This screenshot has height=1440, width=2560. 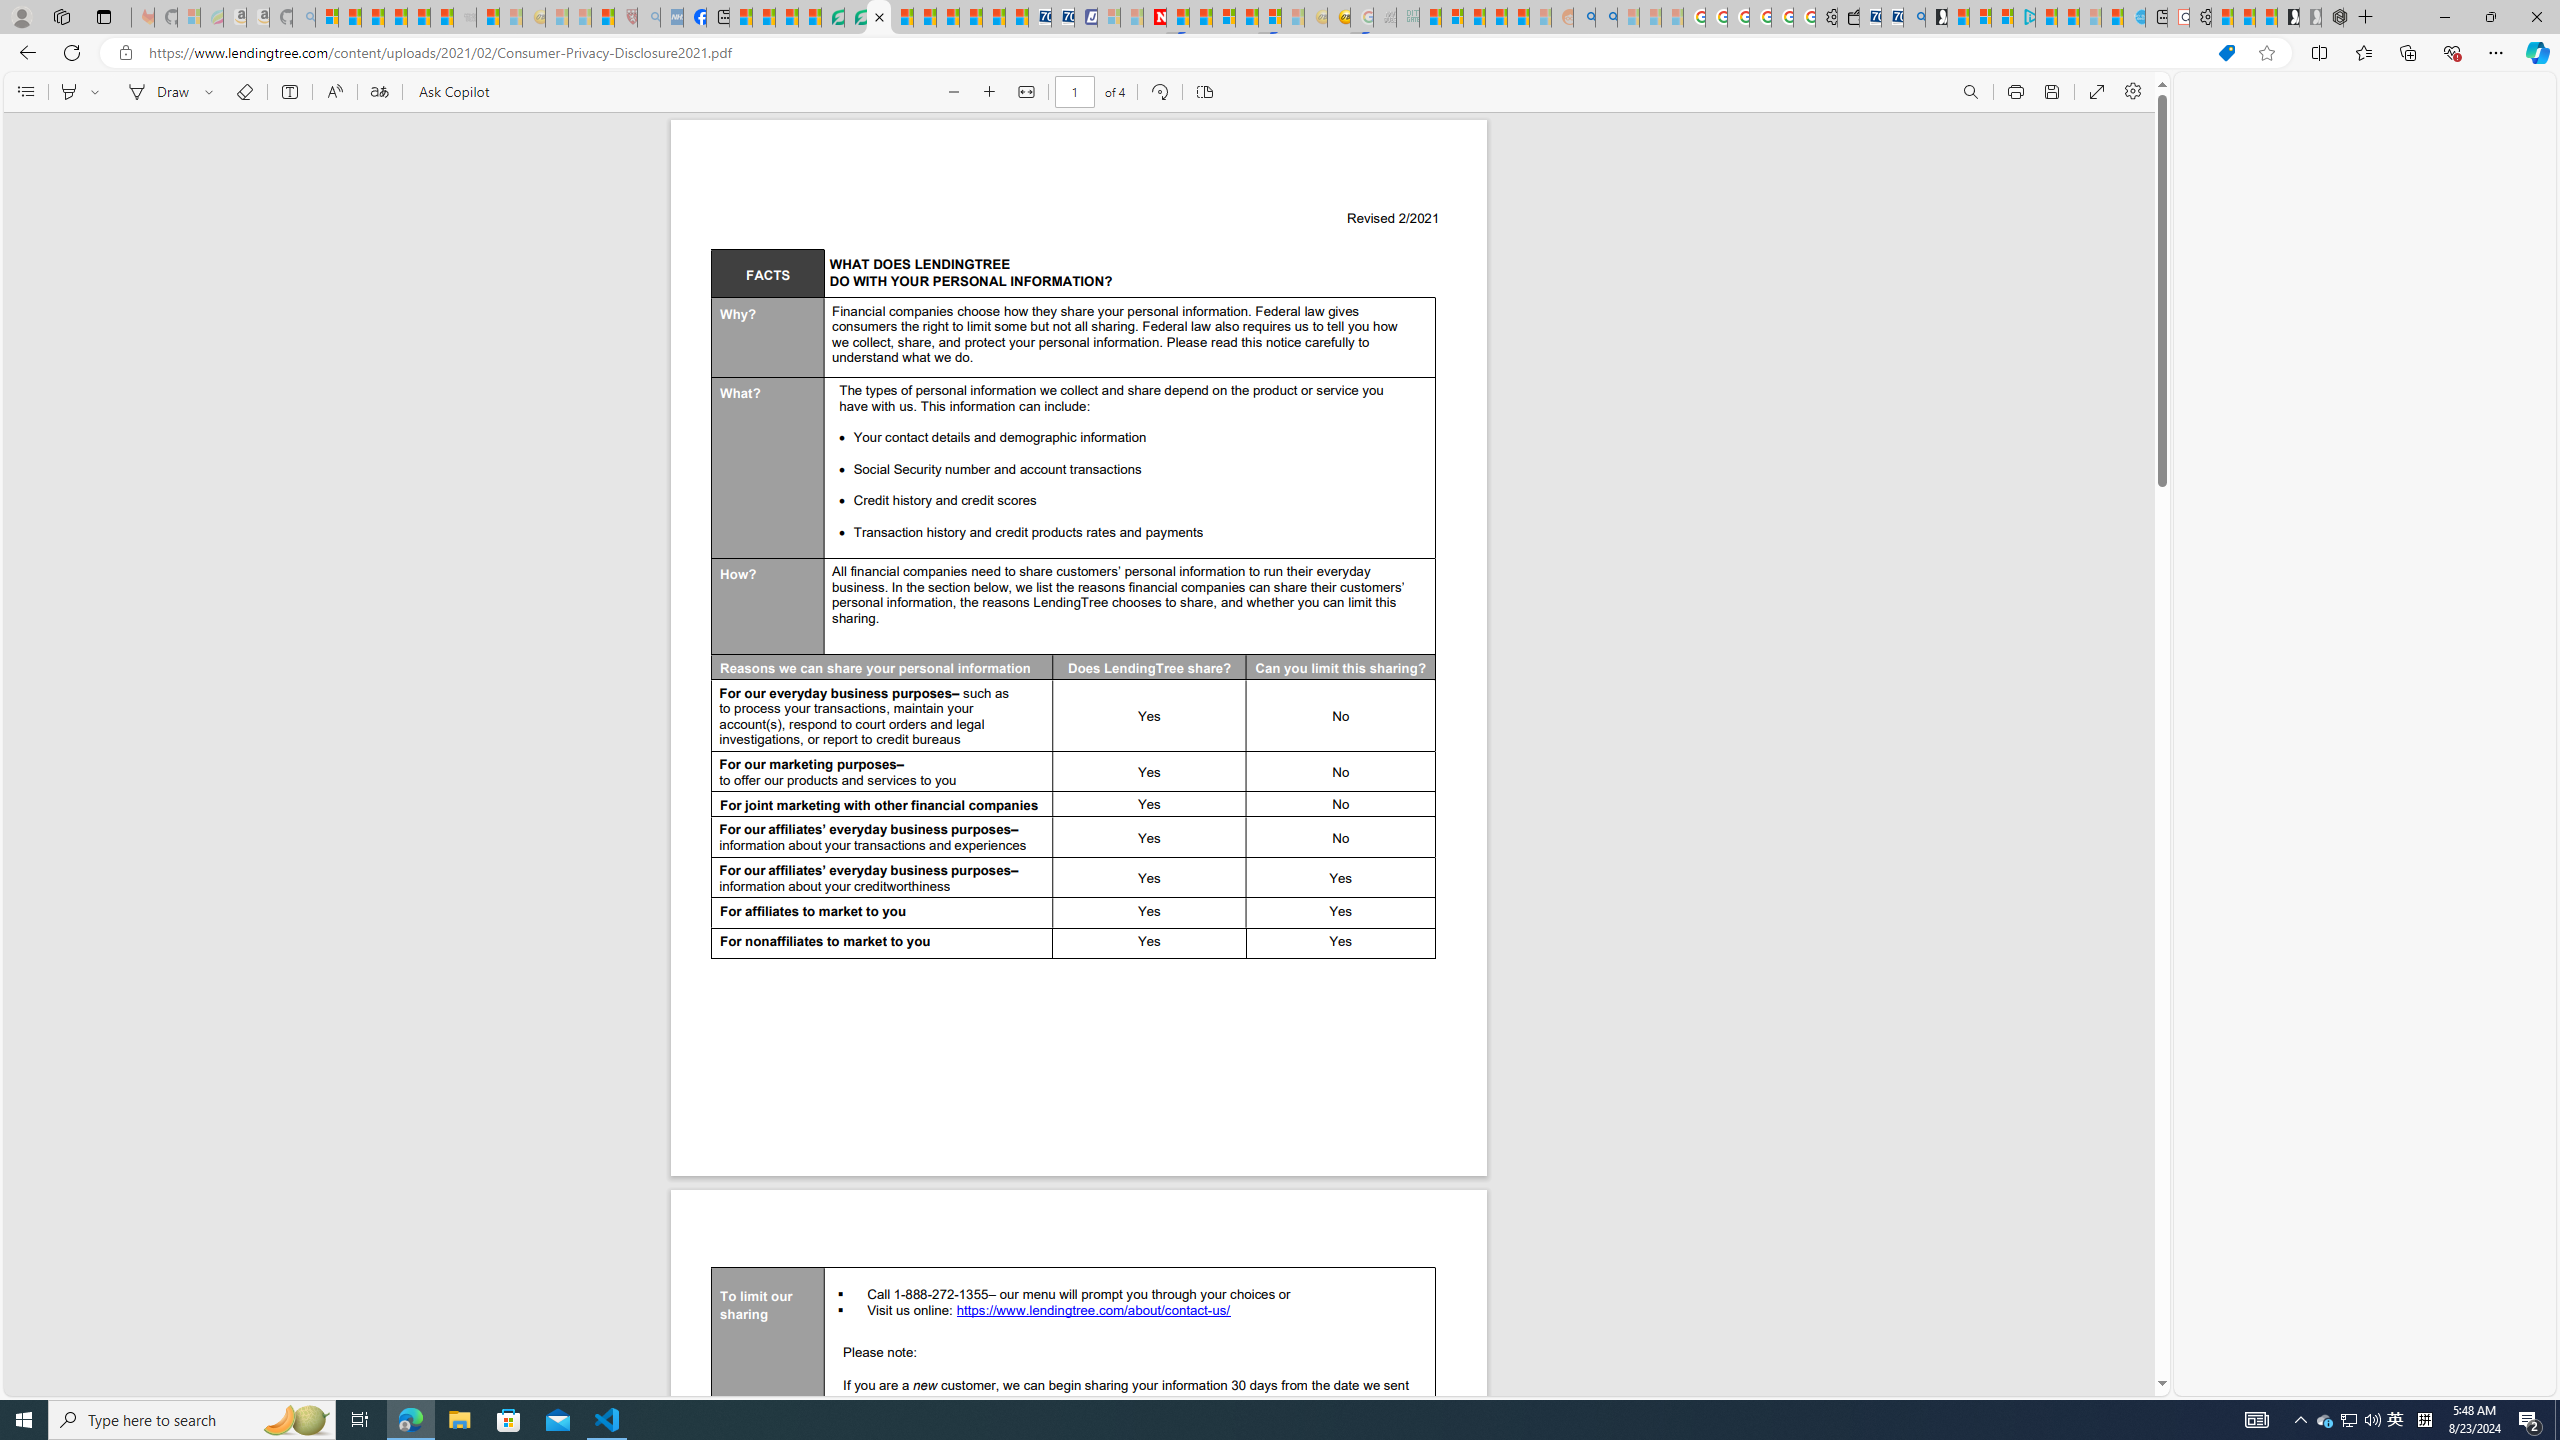 I want to click on 'Read aloud', so click(x=334, y=91).